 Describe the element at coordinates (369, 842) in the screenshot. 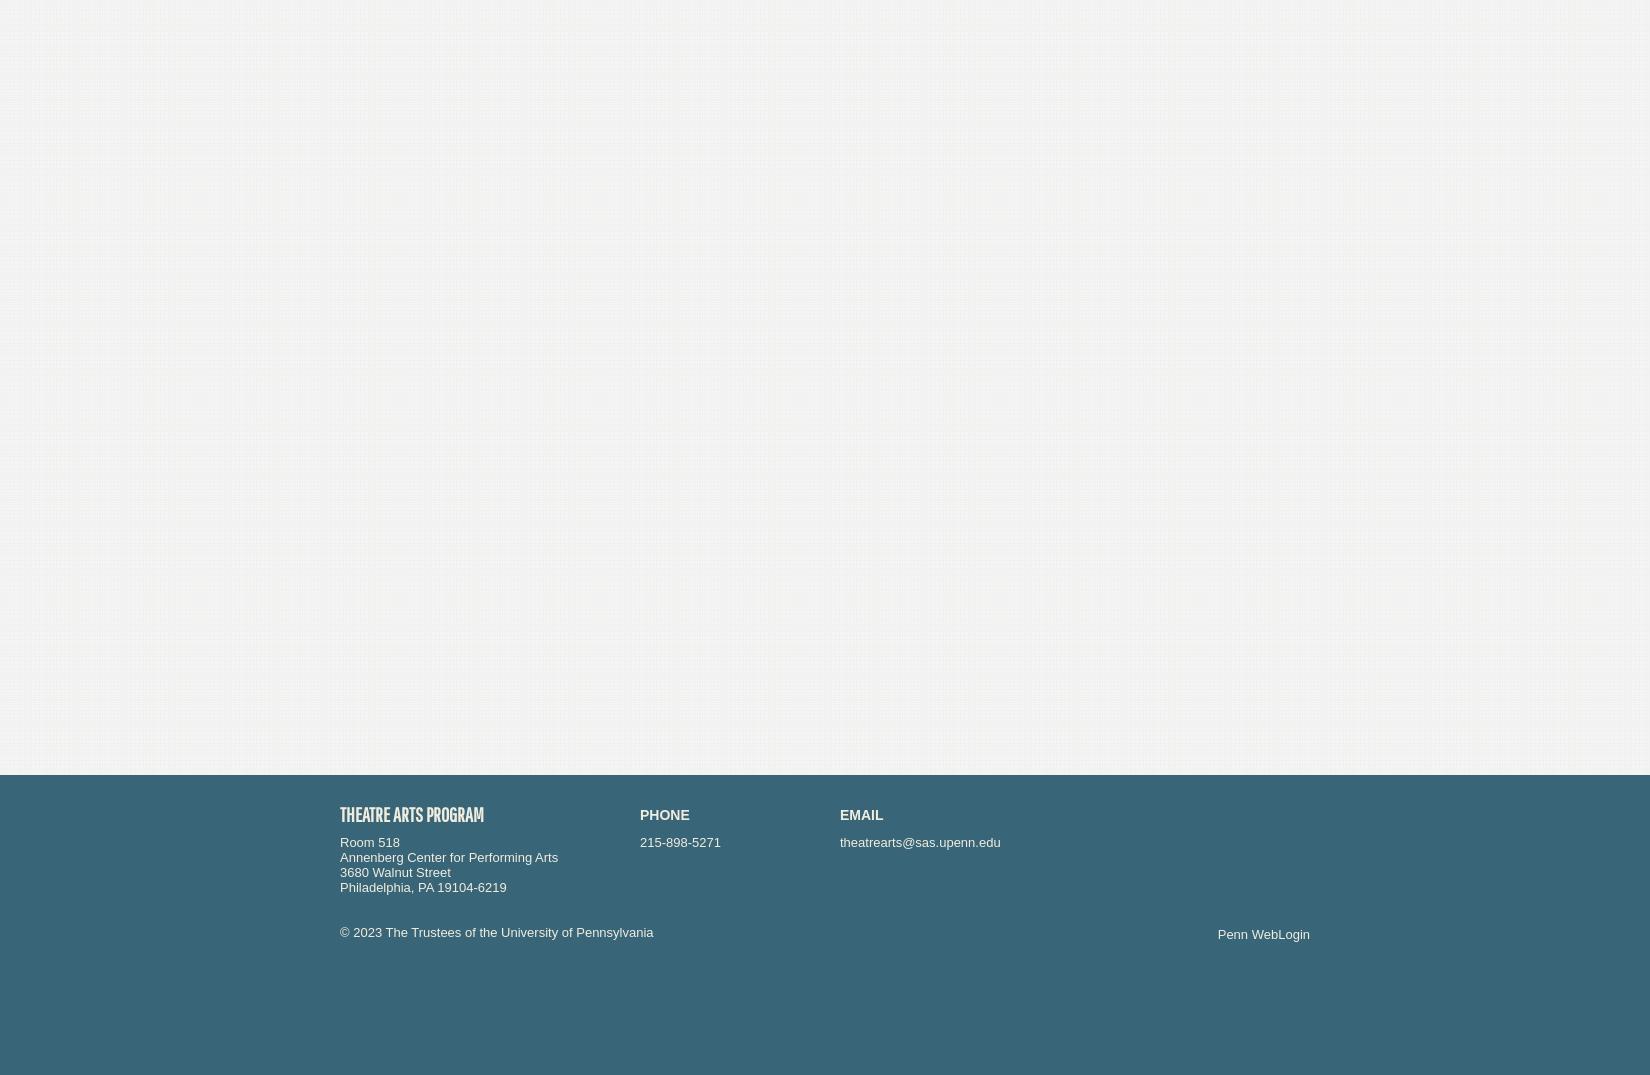

I see `'Room 518'` at that location.